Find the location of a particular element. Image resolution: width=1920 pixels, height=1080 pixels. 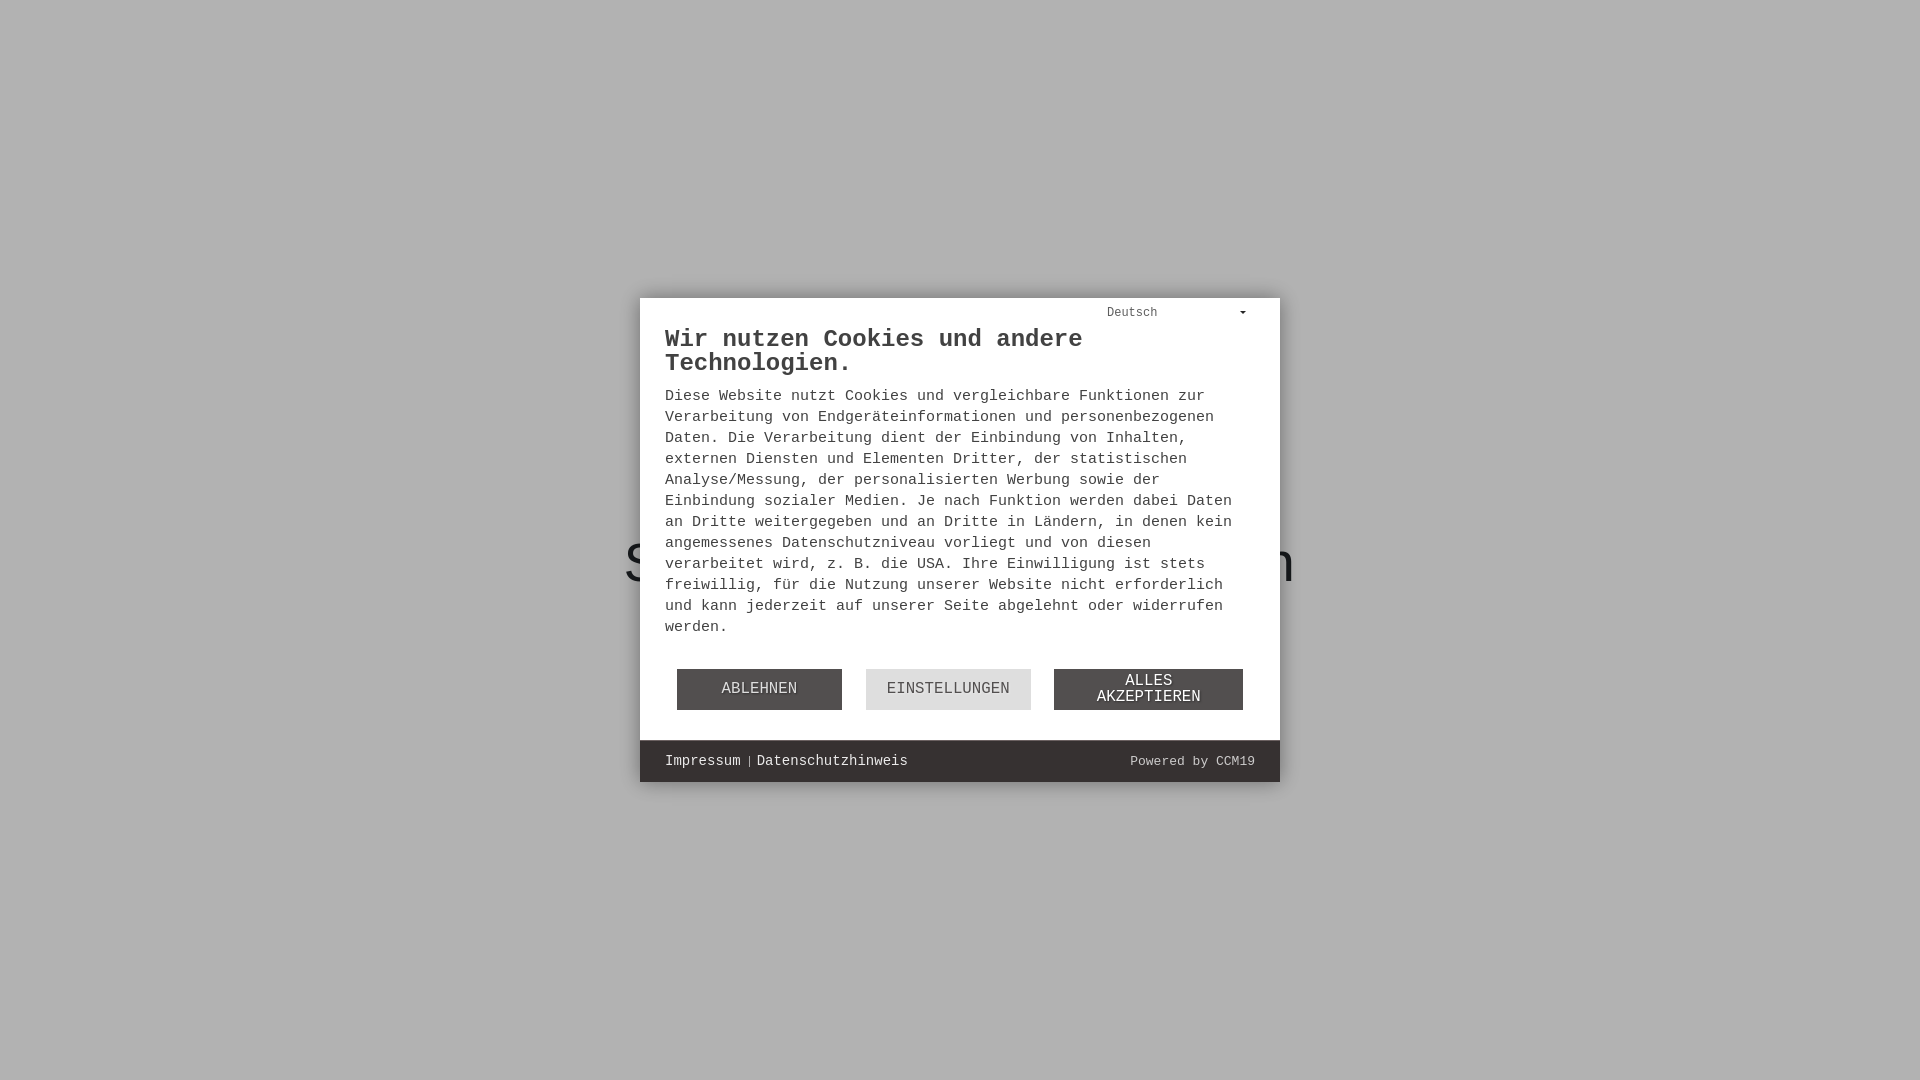

'EINSTELLUNGEN' is located at coordinates (947, 688).